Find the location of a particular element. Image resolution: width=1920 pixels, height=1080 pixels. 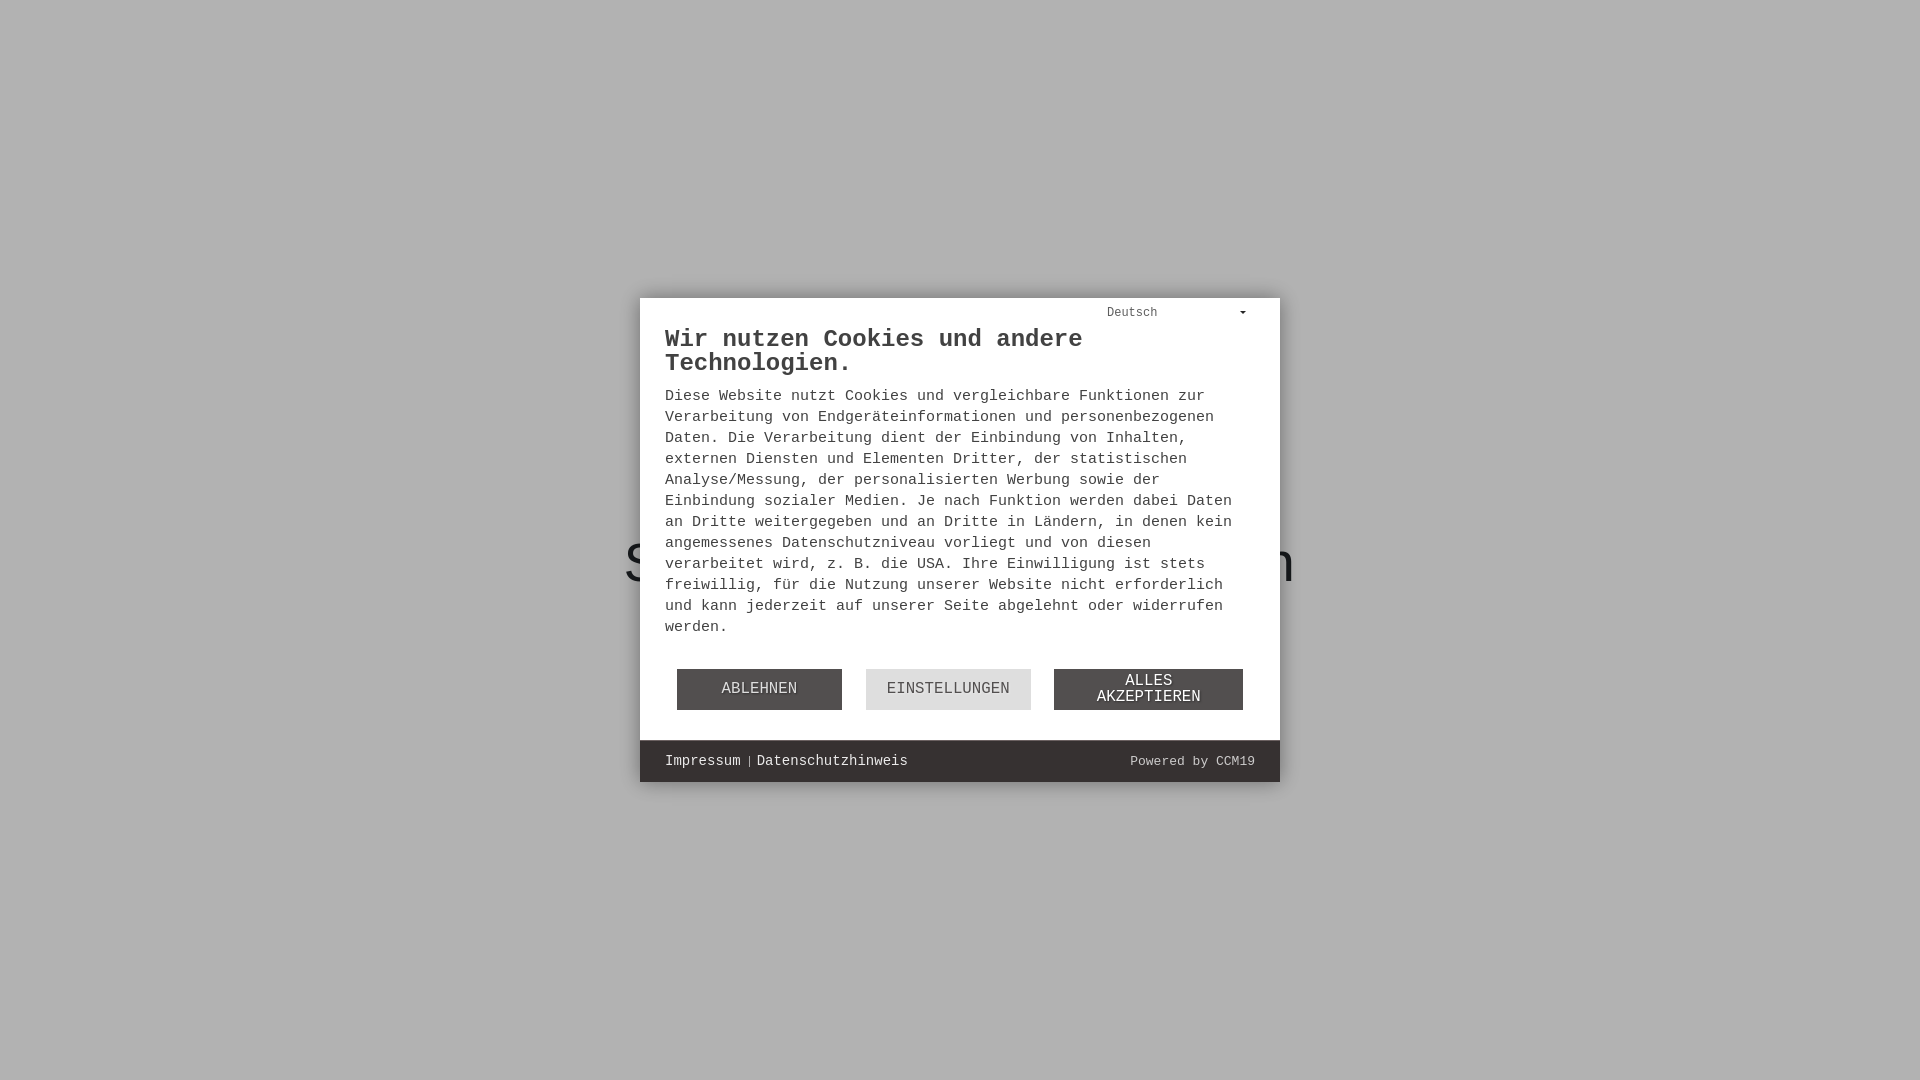

'EINSTELLUNGEN' is located at coordinates (947, 688).